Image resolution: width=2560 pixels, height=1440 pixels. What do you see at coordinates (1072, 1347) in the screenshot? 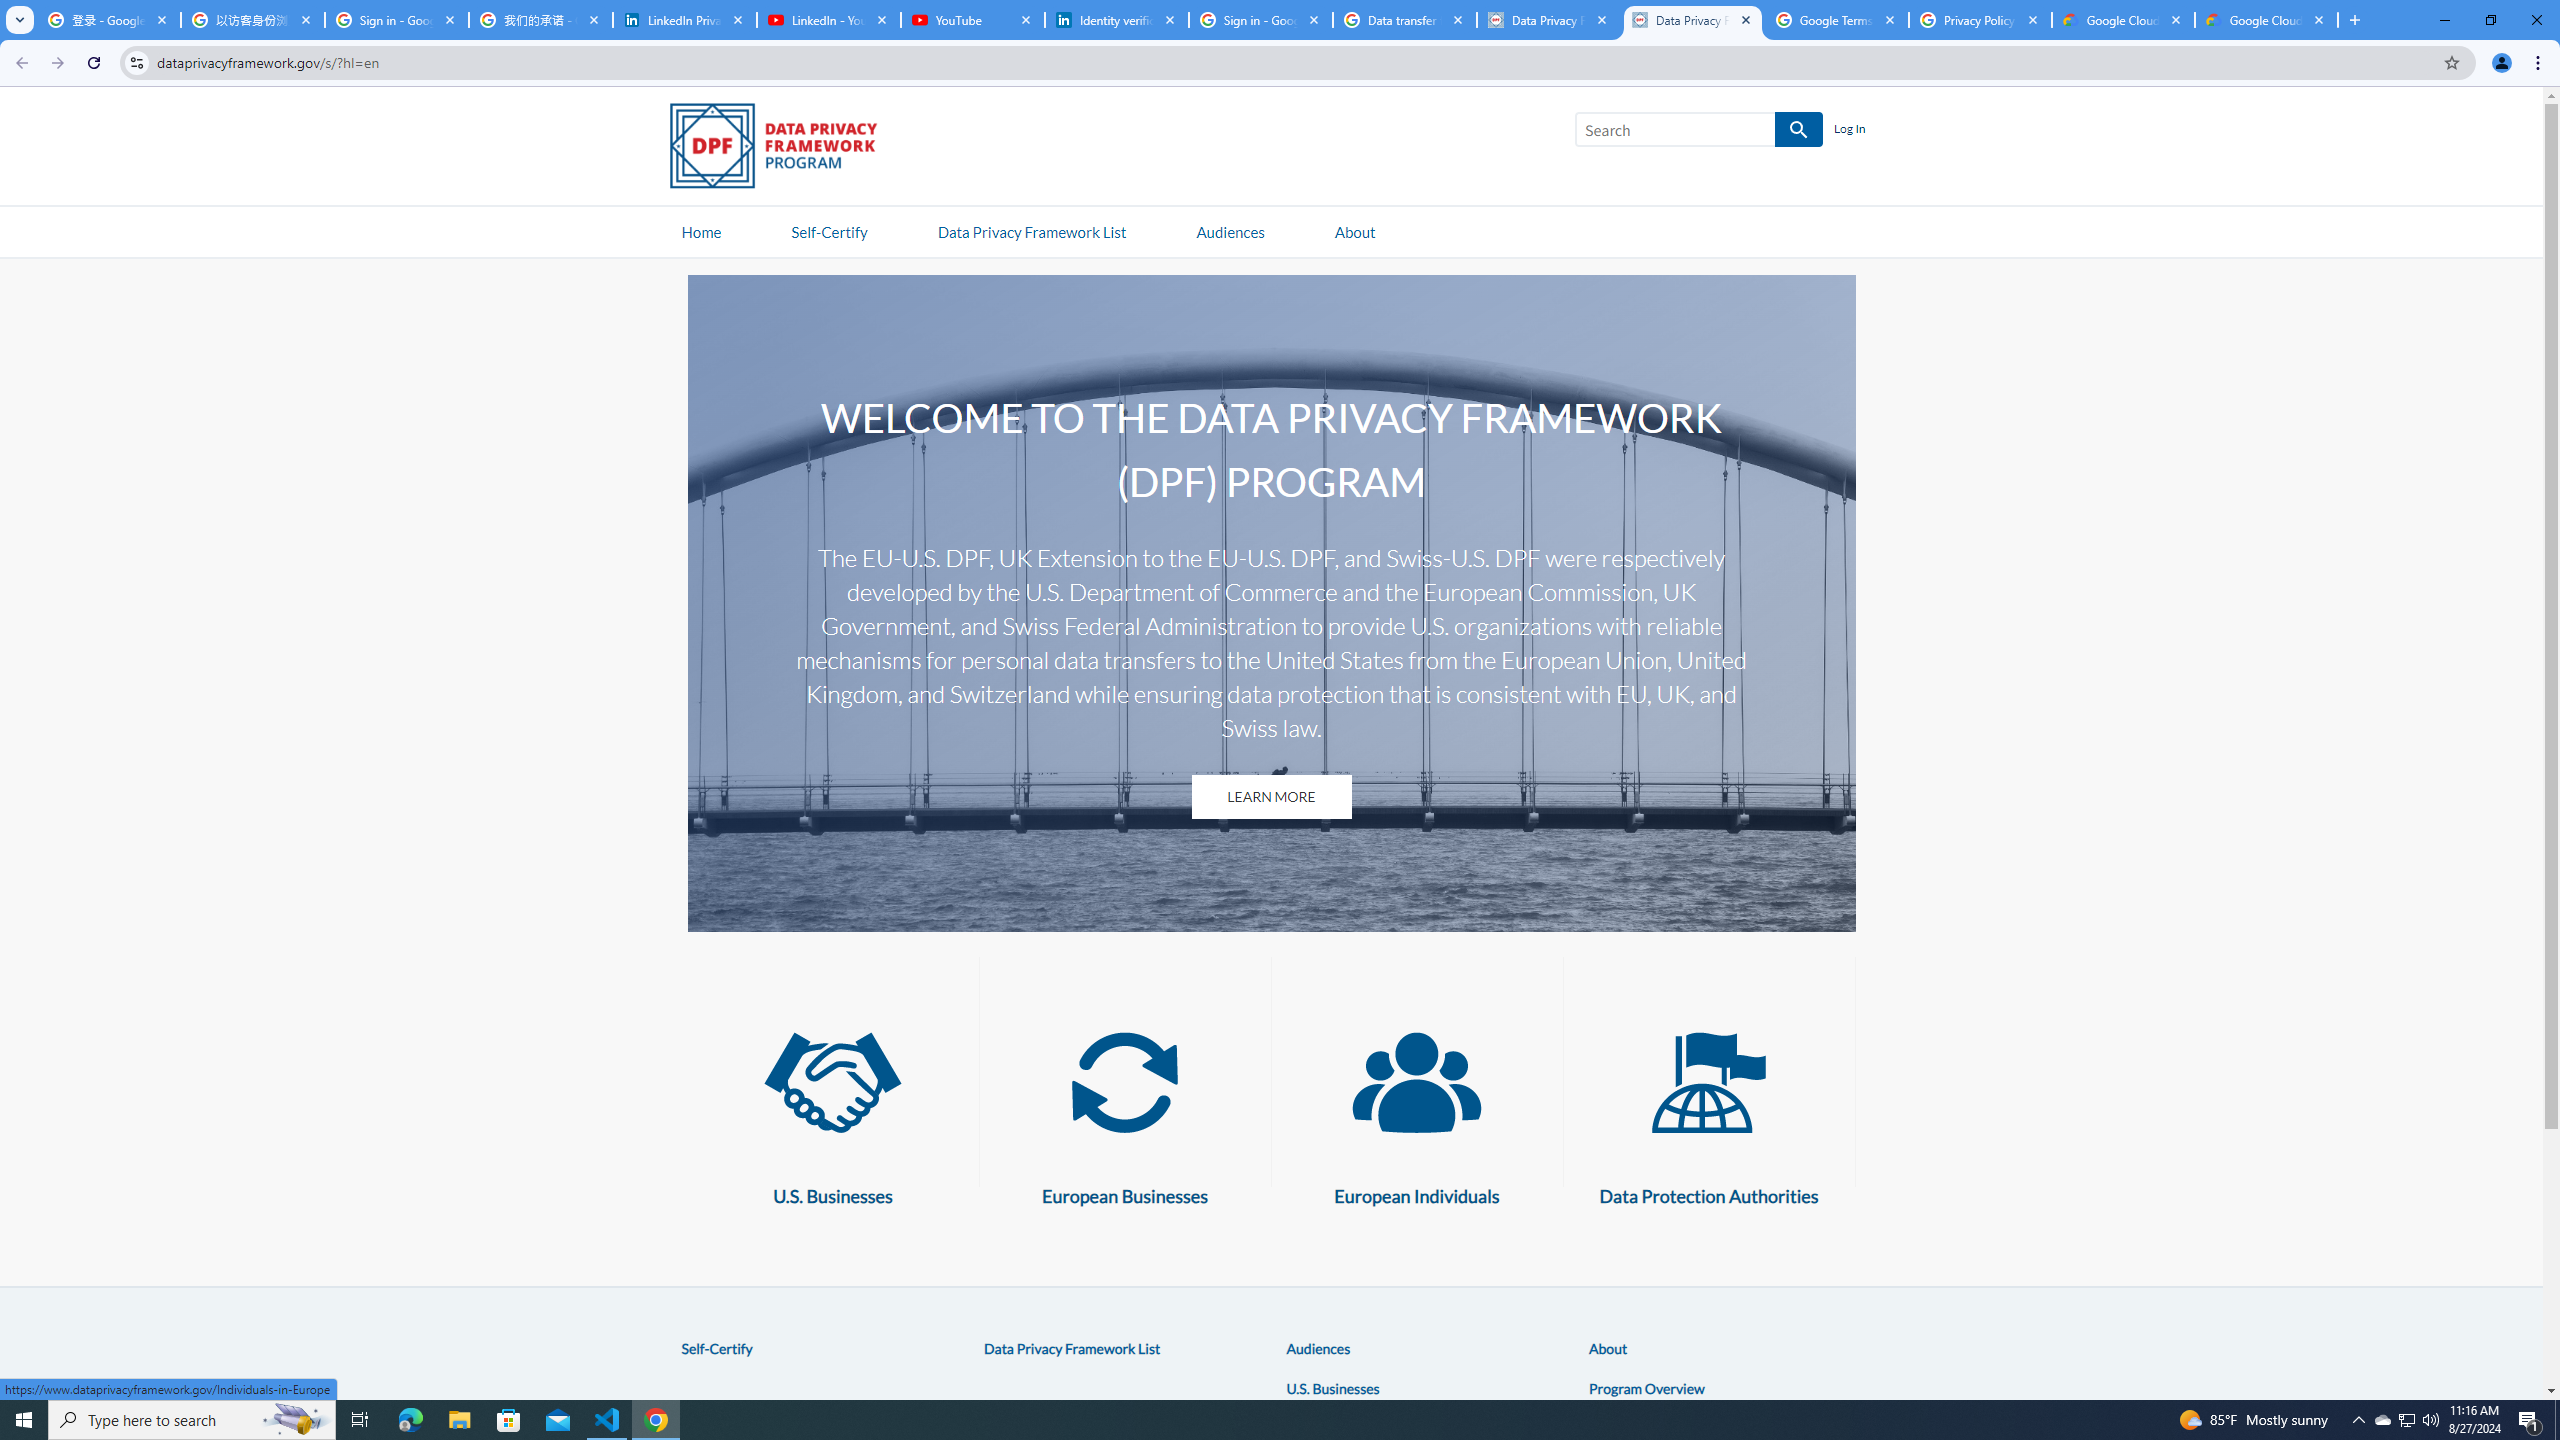
I see `'Data Privacy Framework List'` at bounding box center [1072, 1347].